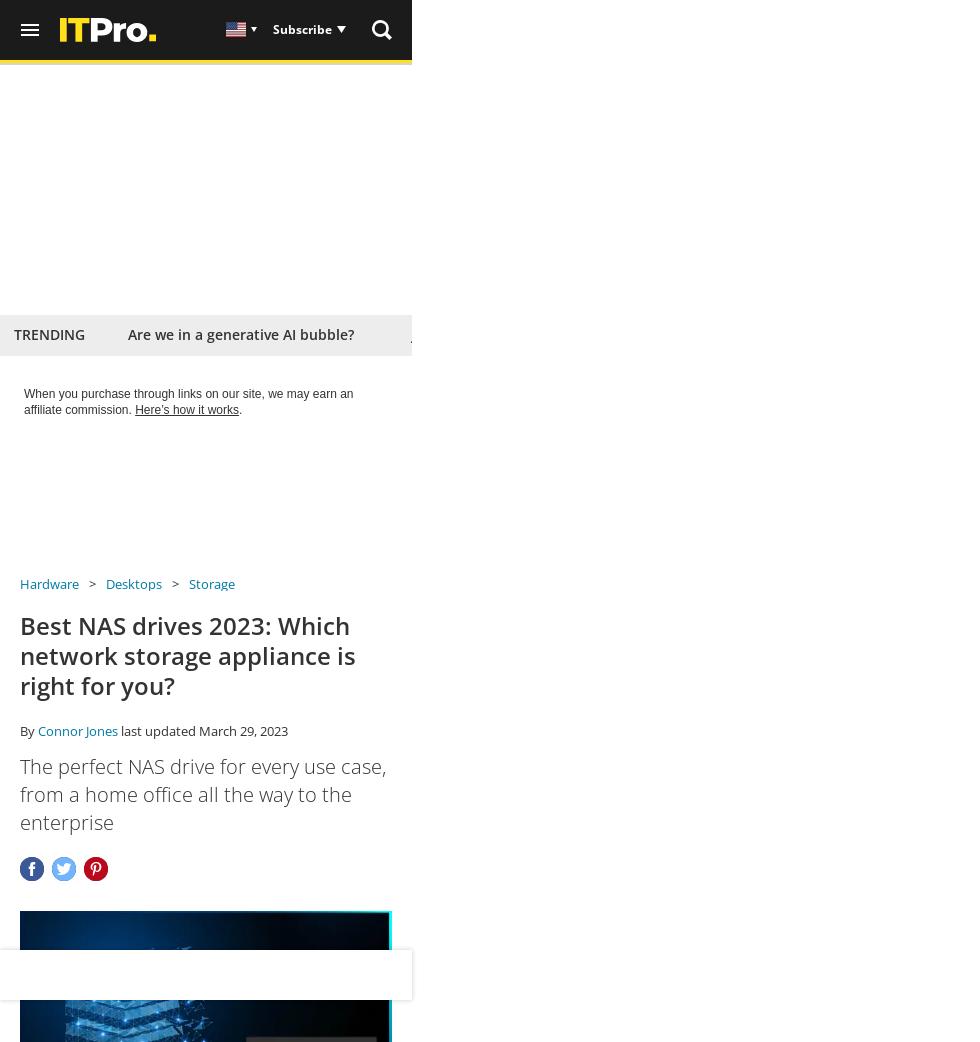 This screenshot has height=1042, width=980. What do you see at coordinates (243, 729) in the screenshot?
I see `'March 29, 2023'` at bounding box center [243, 729].